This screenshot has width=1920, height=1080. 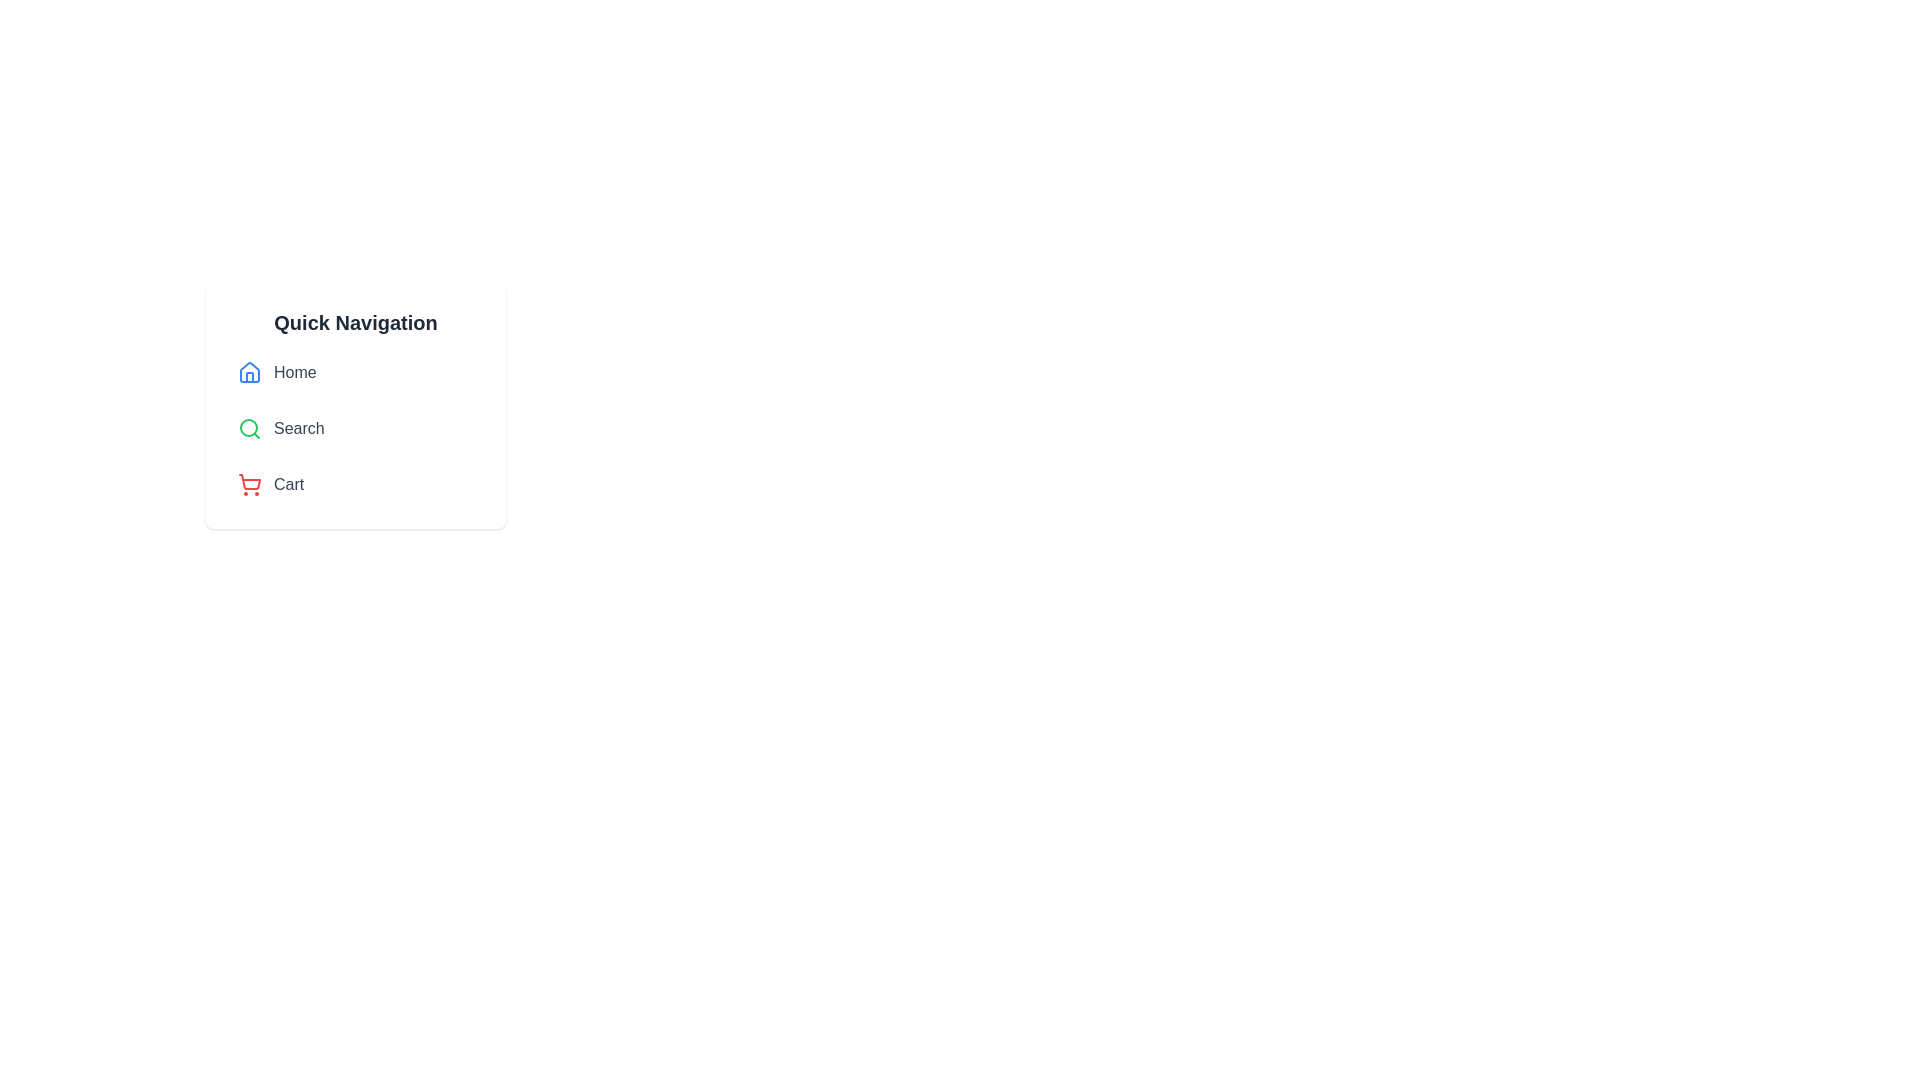 What do you see at coordinates (355, 373) in the screenshot?
I see `the 'Home' navigation link in the vertically stacked navigation menu` at bounding box center [355, 373].